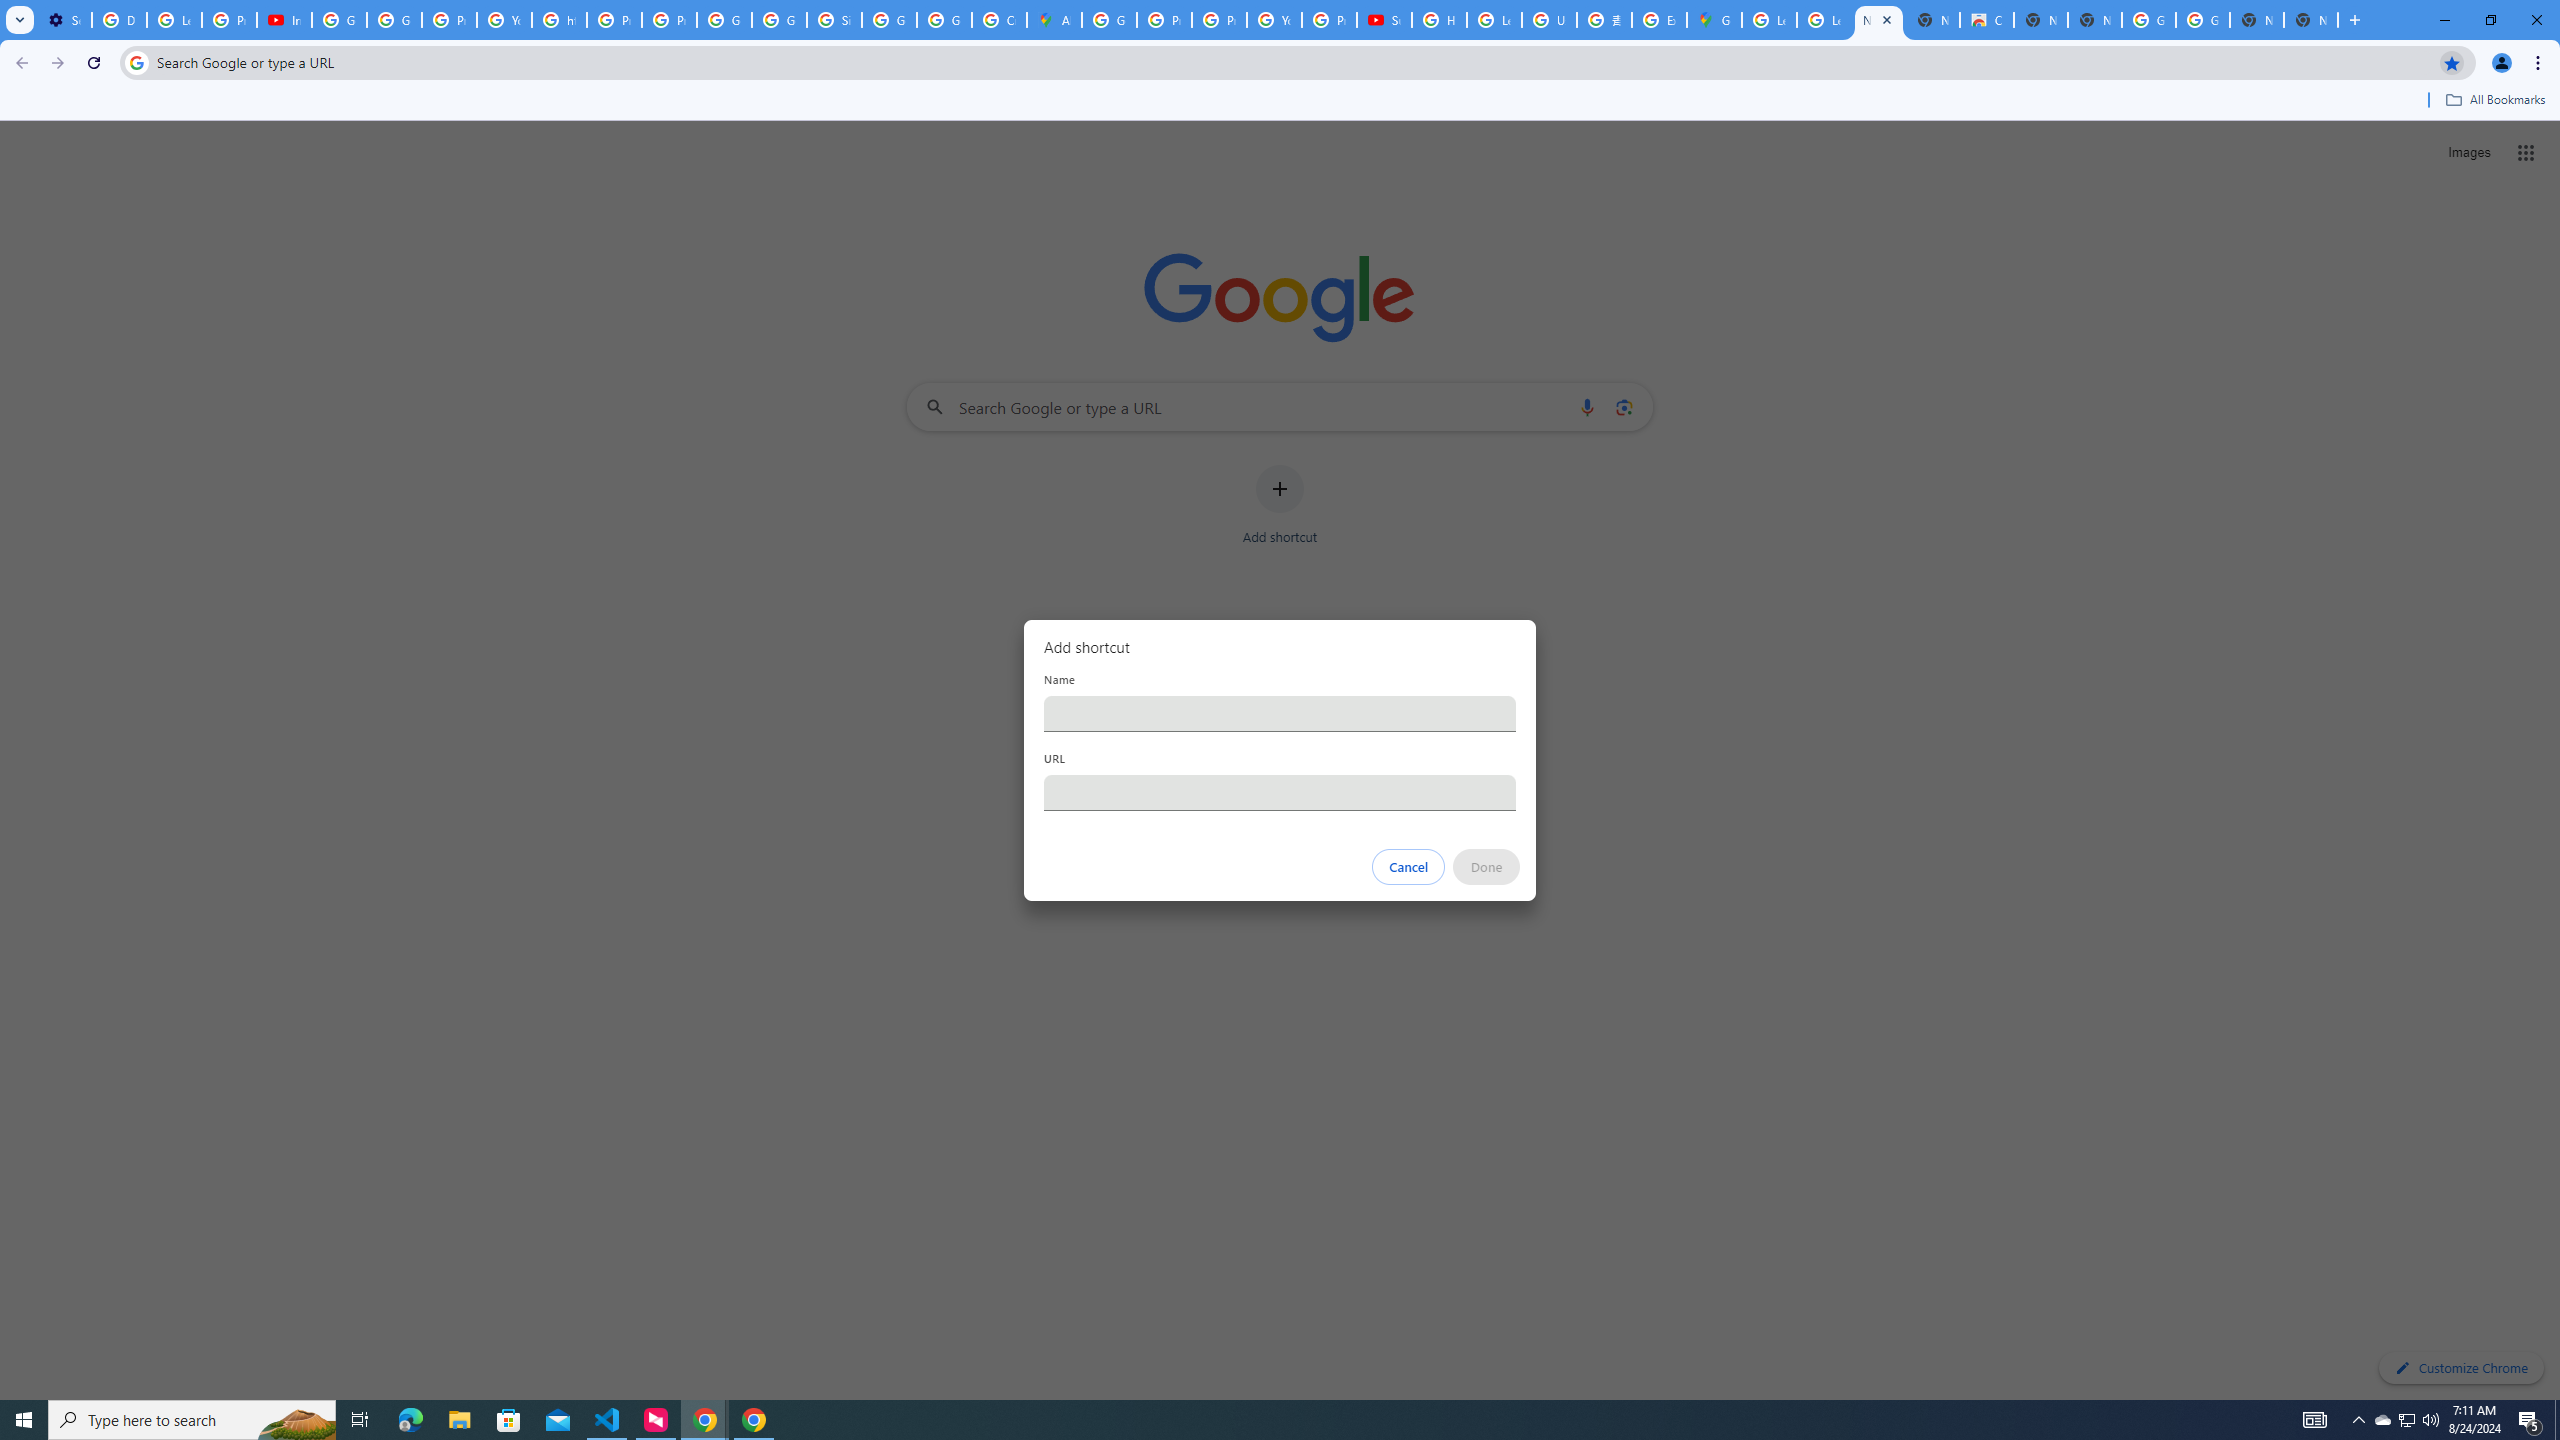  Describe the element at coordinates (558, 19) in the screenshot. I see `'https://scholar.google.com/'` at that location.